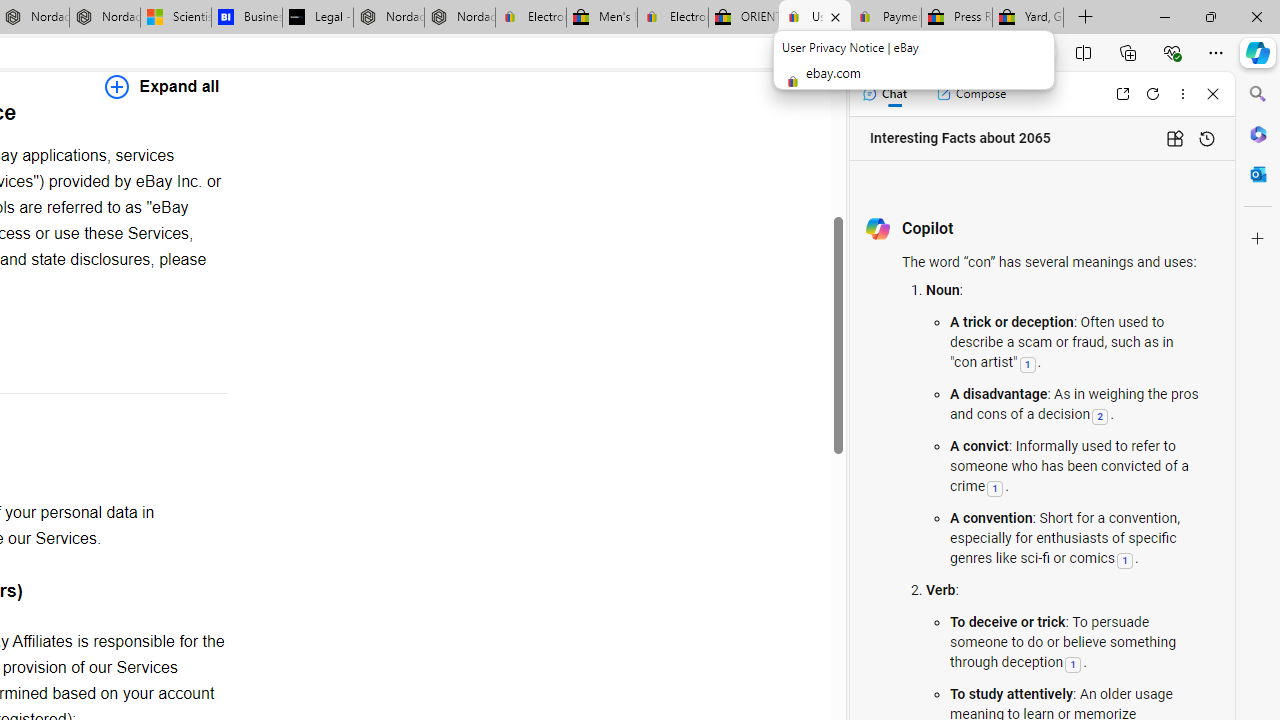 The image size is (1280, 720). I want to click on 'Expand all', so click(162, 85).